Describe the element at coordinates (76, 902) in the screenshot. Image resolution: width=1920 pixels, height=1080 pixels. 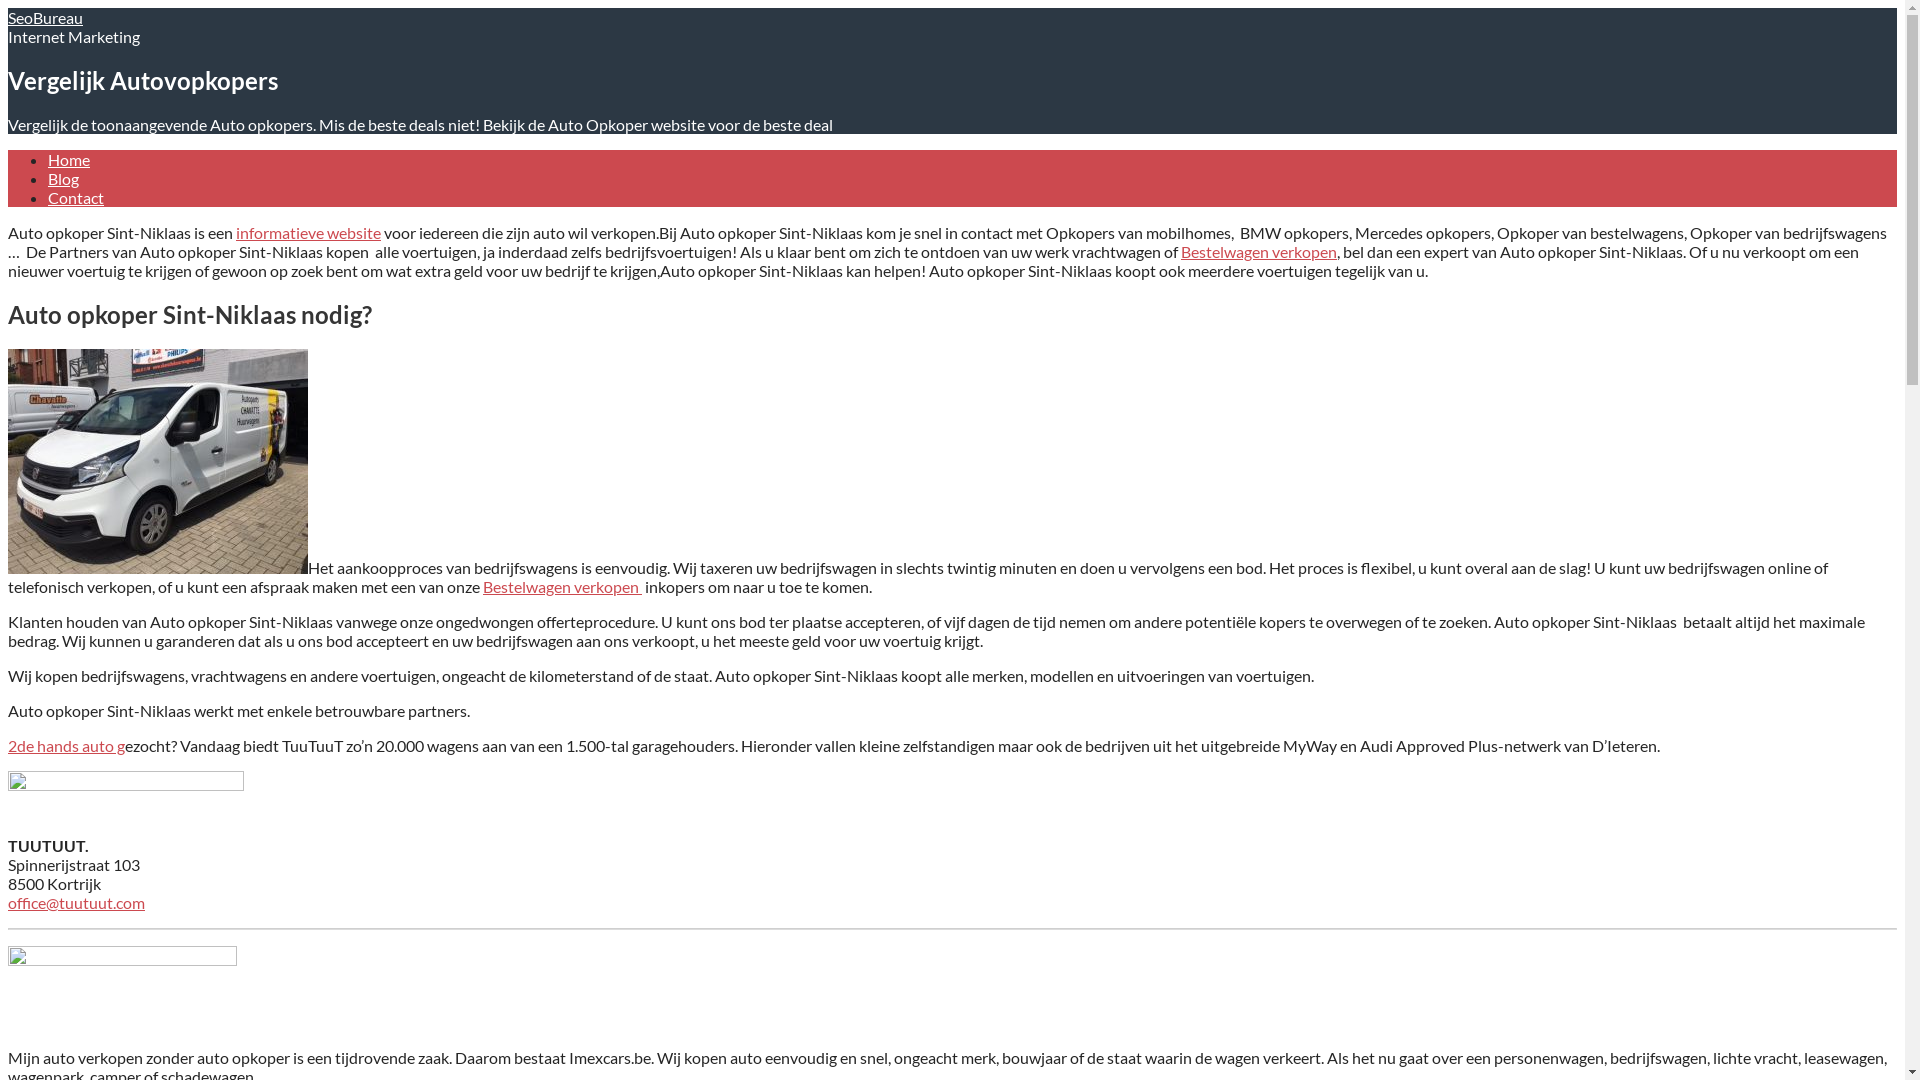
I see `'office@tuutuut.com'` at that location.